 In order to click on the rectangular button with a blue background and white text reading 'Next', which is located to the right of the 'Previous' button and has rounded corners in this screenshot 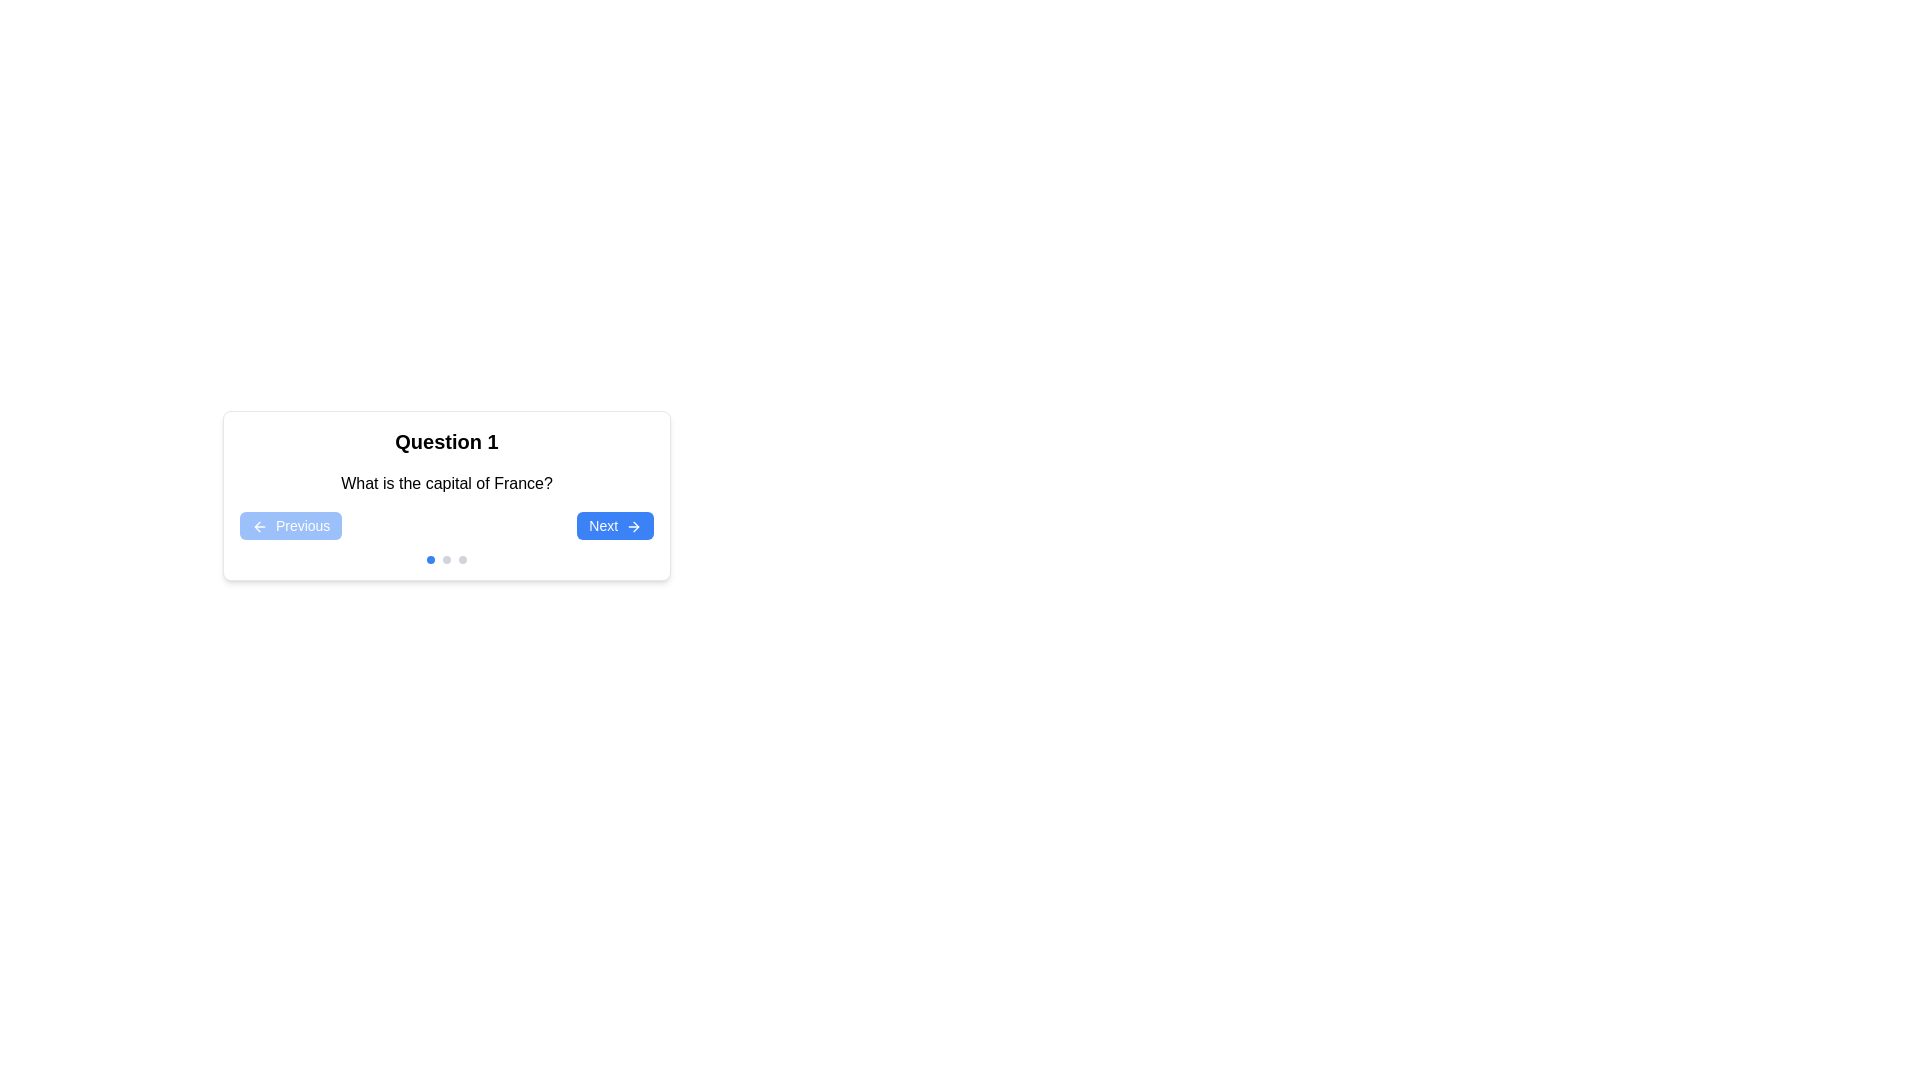, I will do `click(614, 524)`.